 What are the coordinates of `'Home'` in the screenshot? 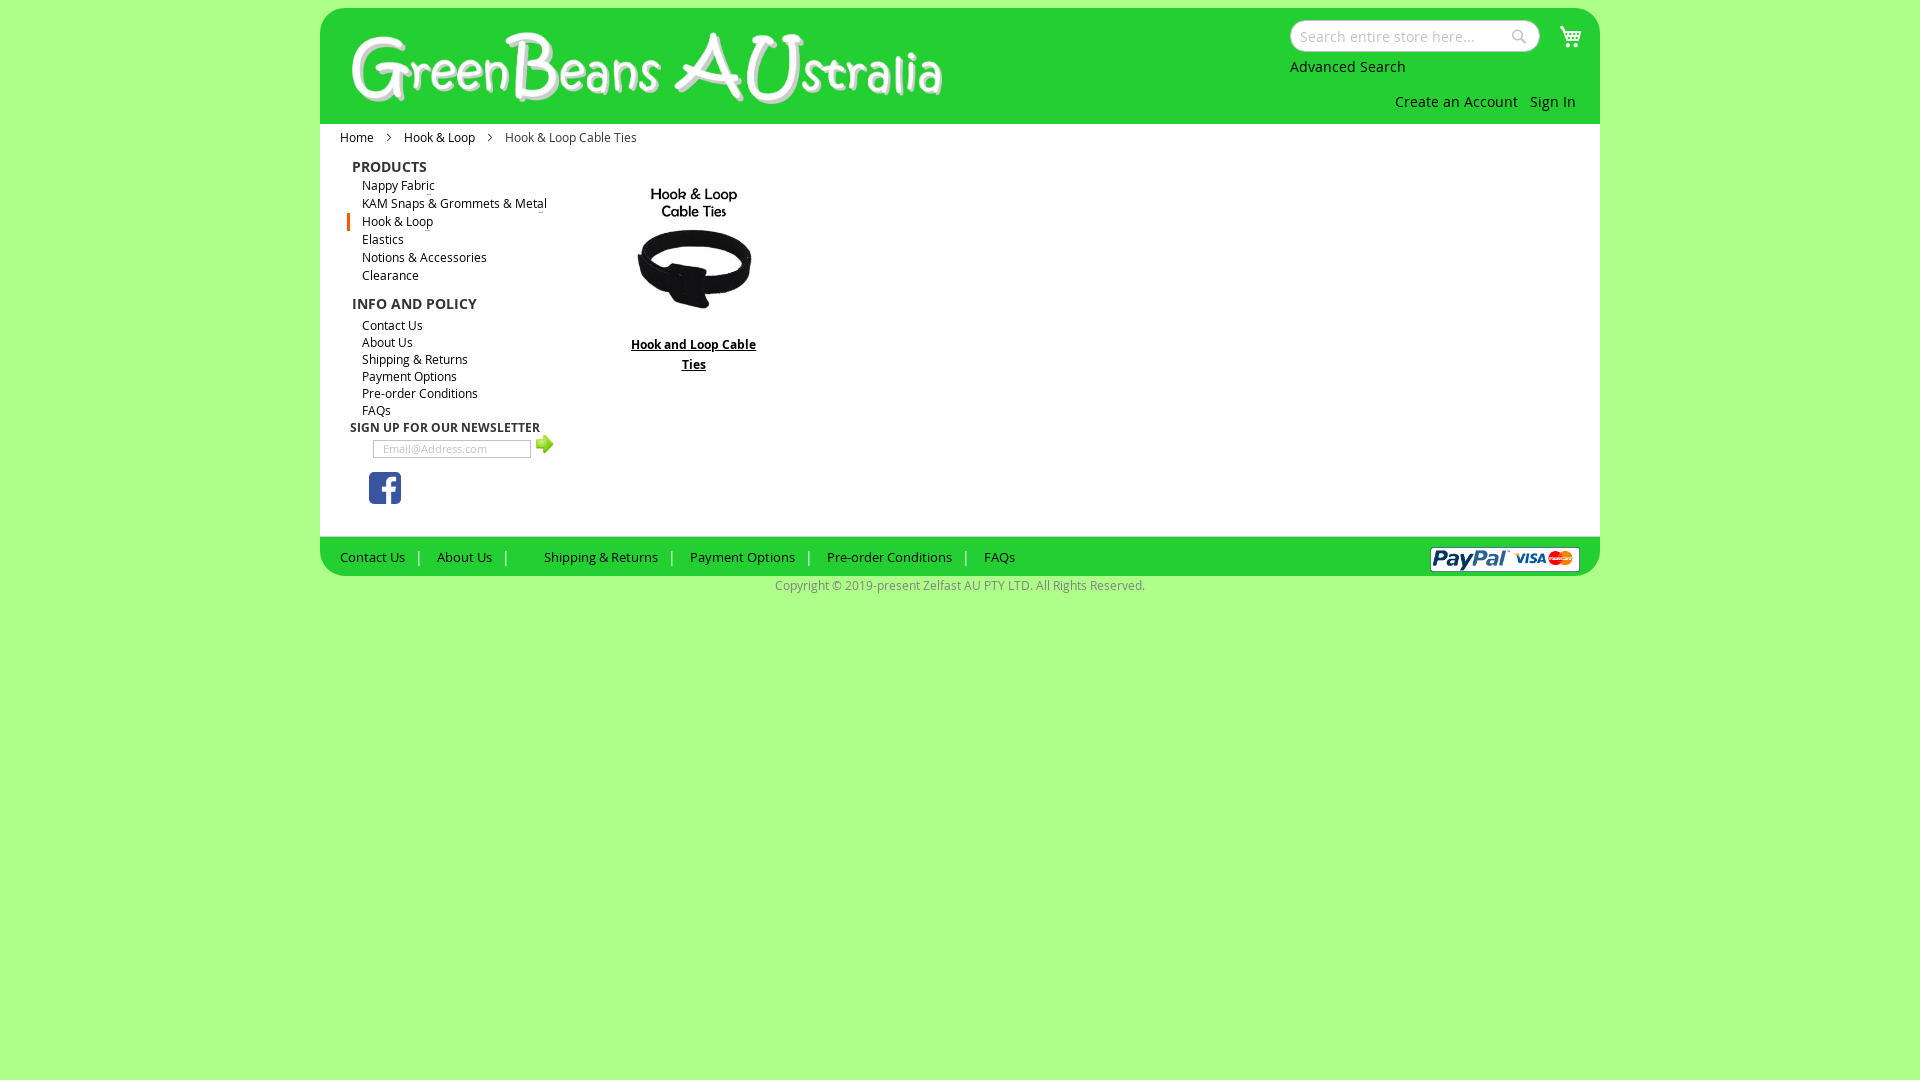 It's located at (358, 136).